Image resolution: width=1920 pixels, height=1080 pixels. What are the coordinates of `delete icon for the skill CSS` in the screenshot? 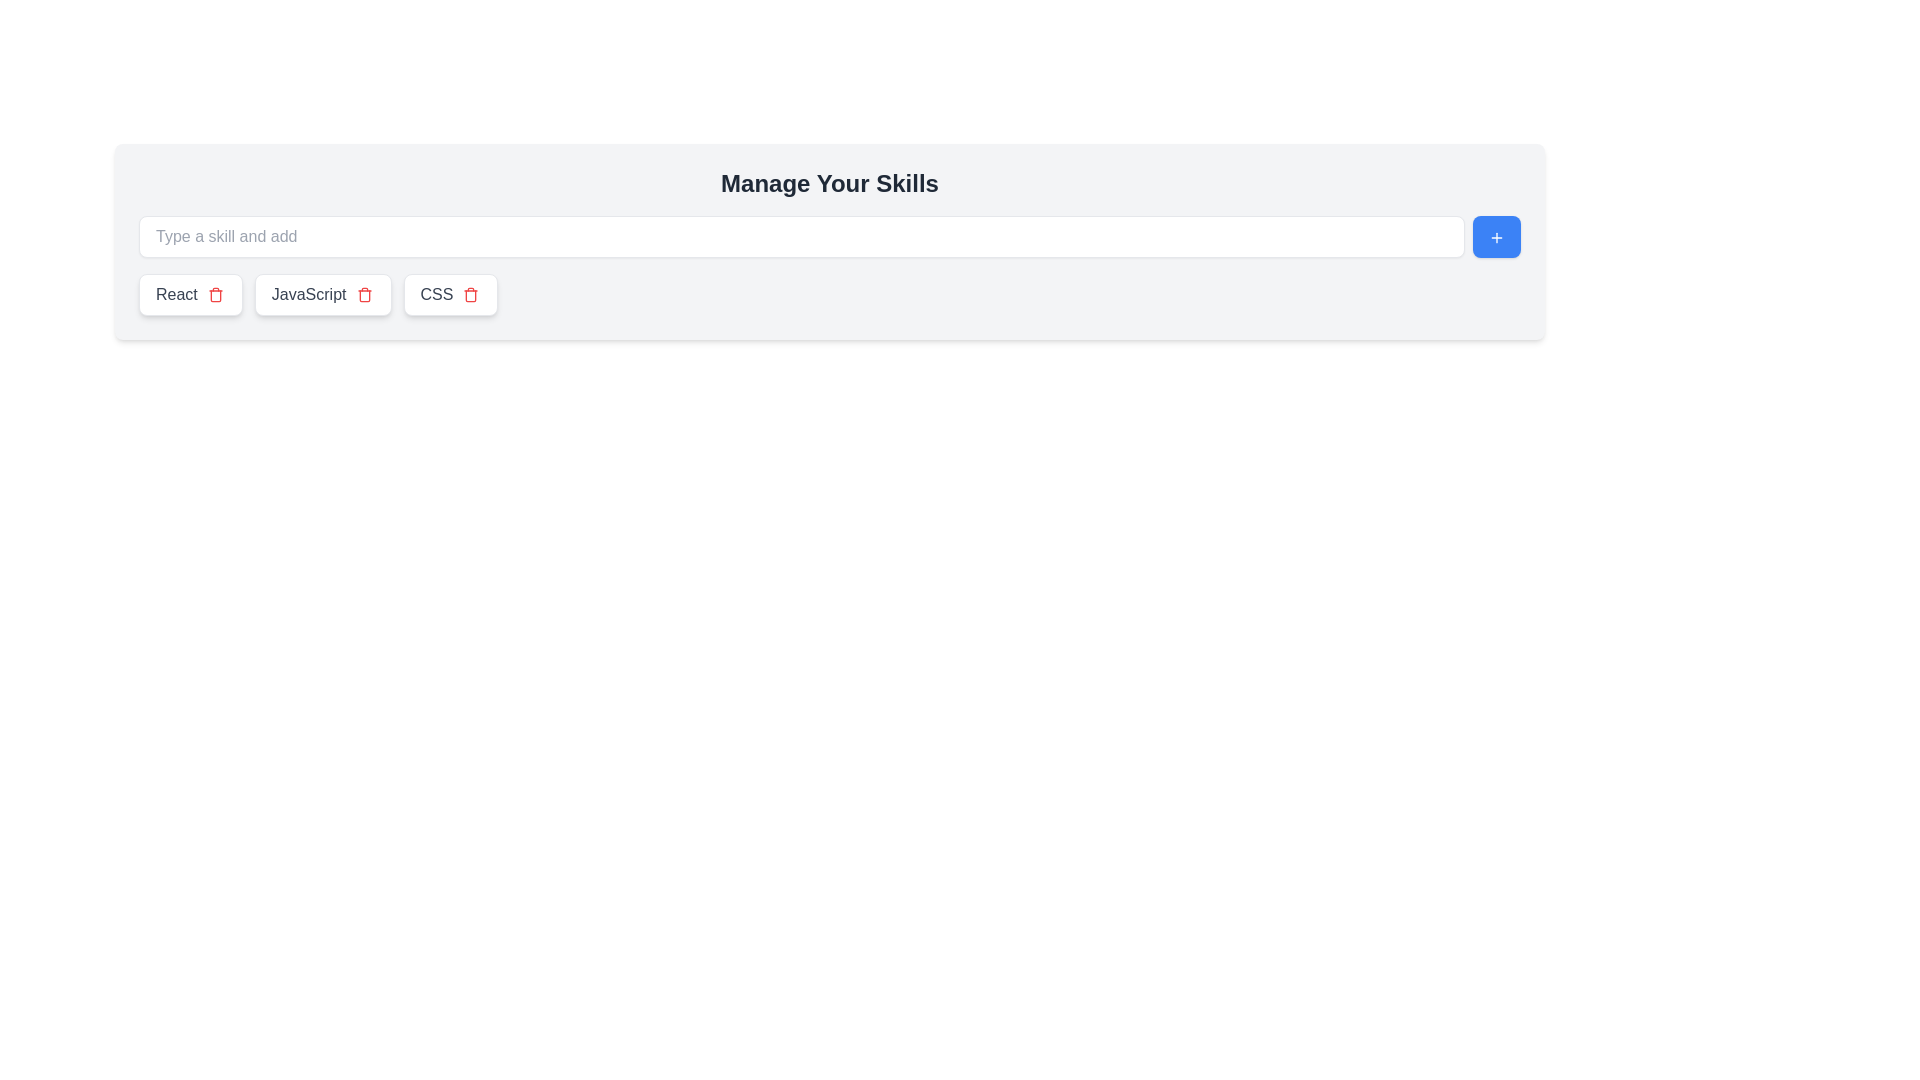 It's located at (470, 294).